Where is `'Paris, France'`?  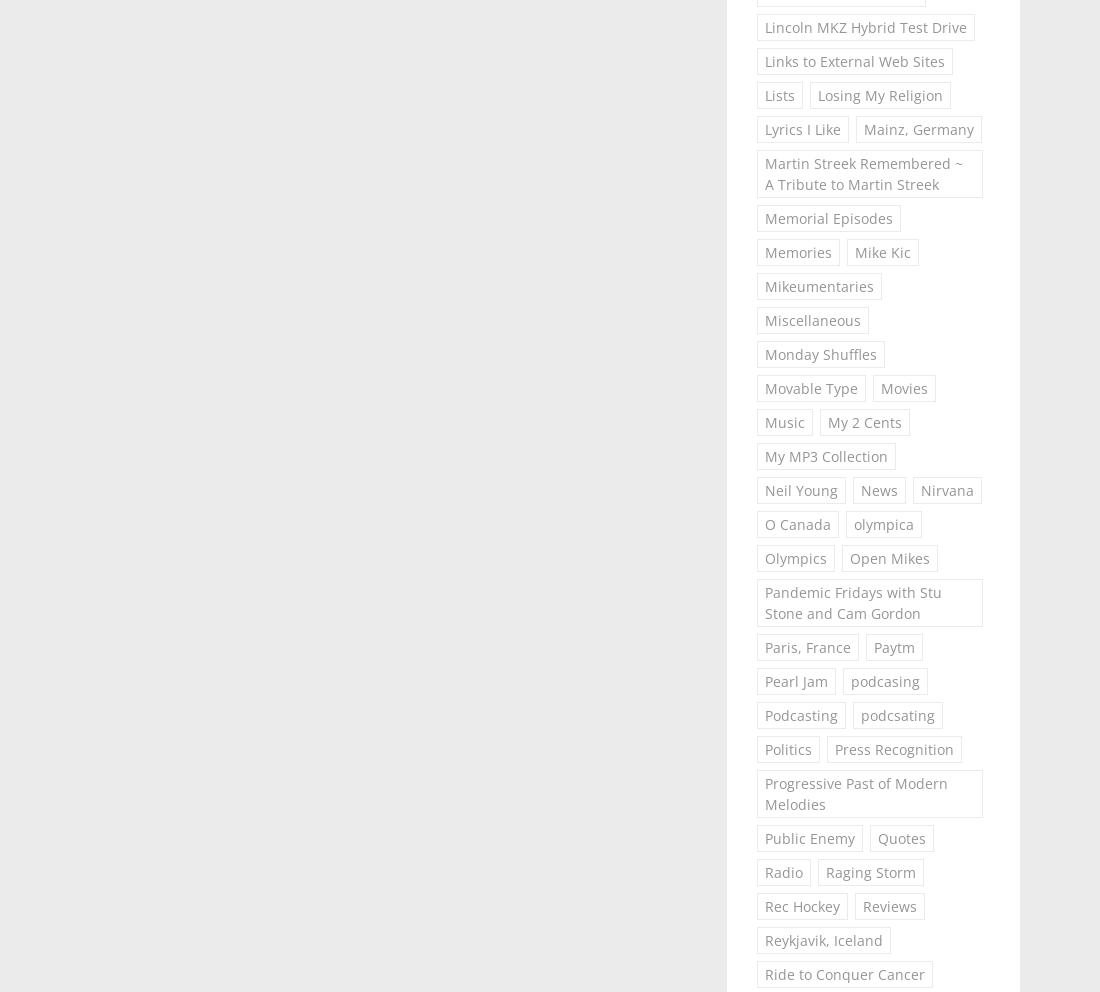 'Paris, France' is located at coordinates (806, 647).